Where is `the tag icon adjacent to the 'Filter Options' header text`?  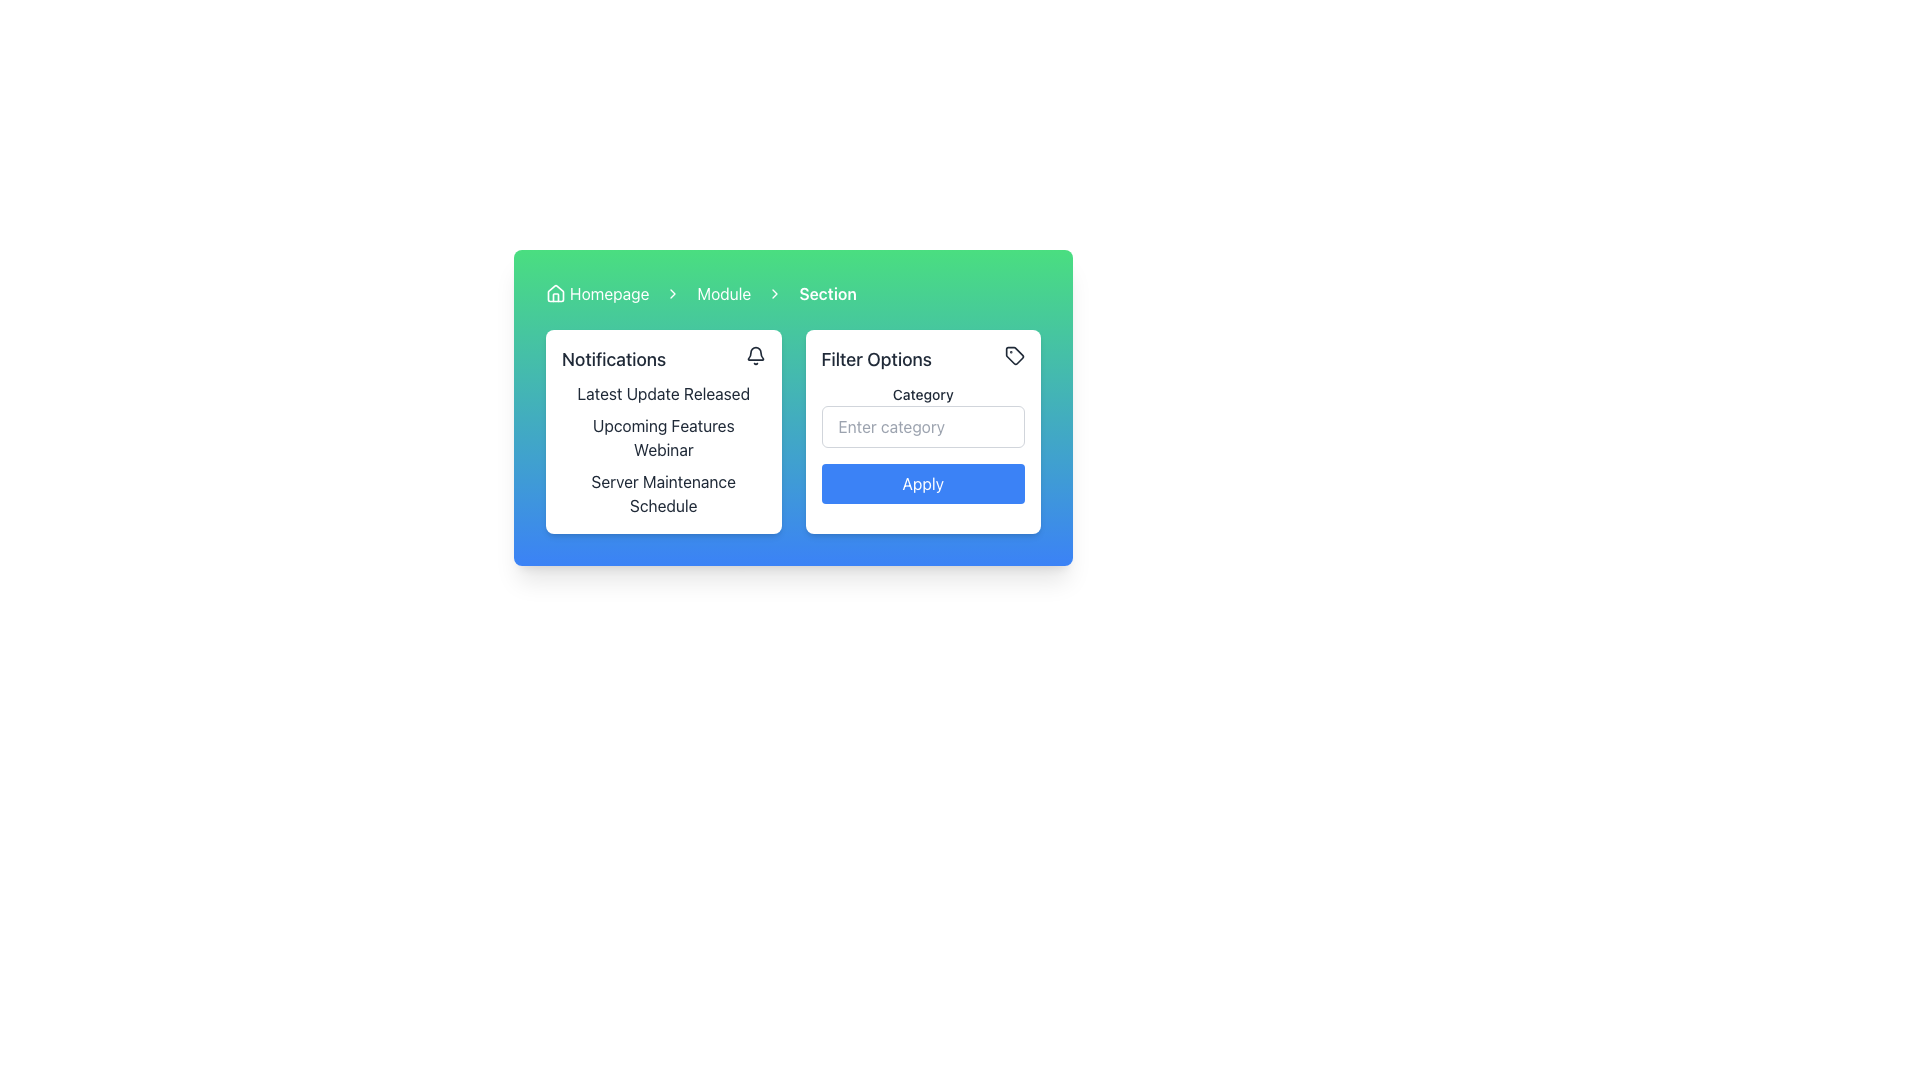 the tag icon adjacent to the 'Filter Options' header text is located at coordinates (922, 358).